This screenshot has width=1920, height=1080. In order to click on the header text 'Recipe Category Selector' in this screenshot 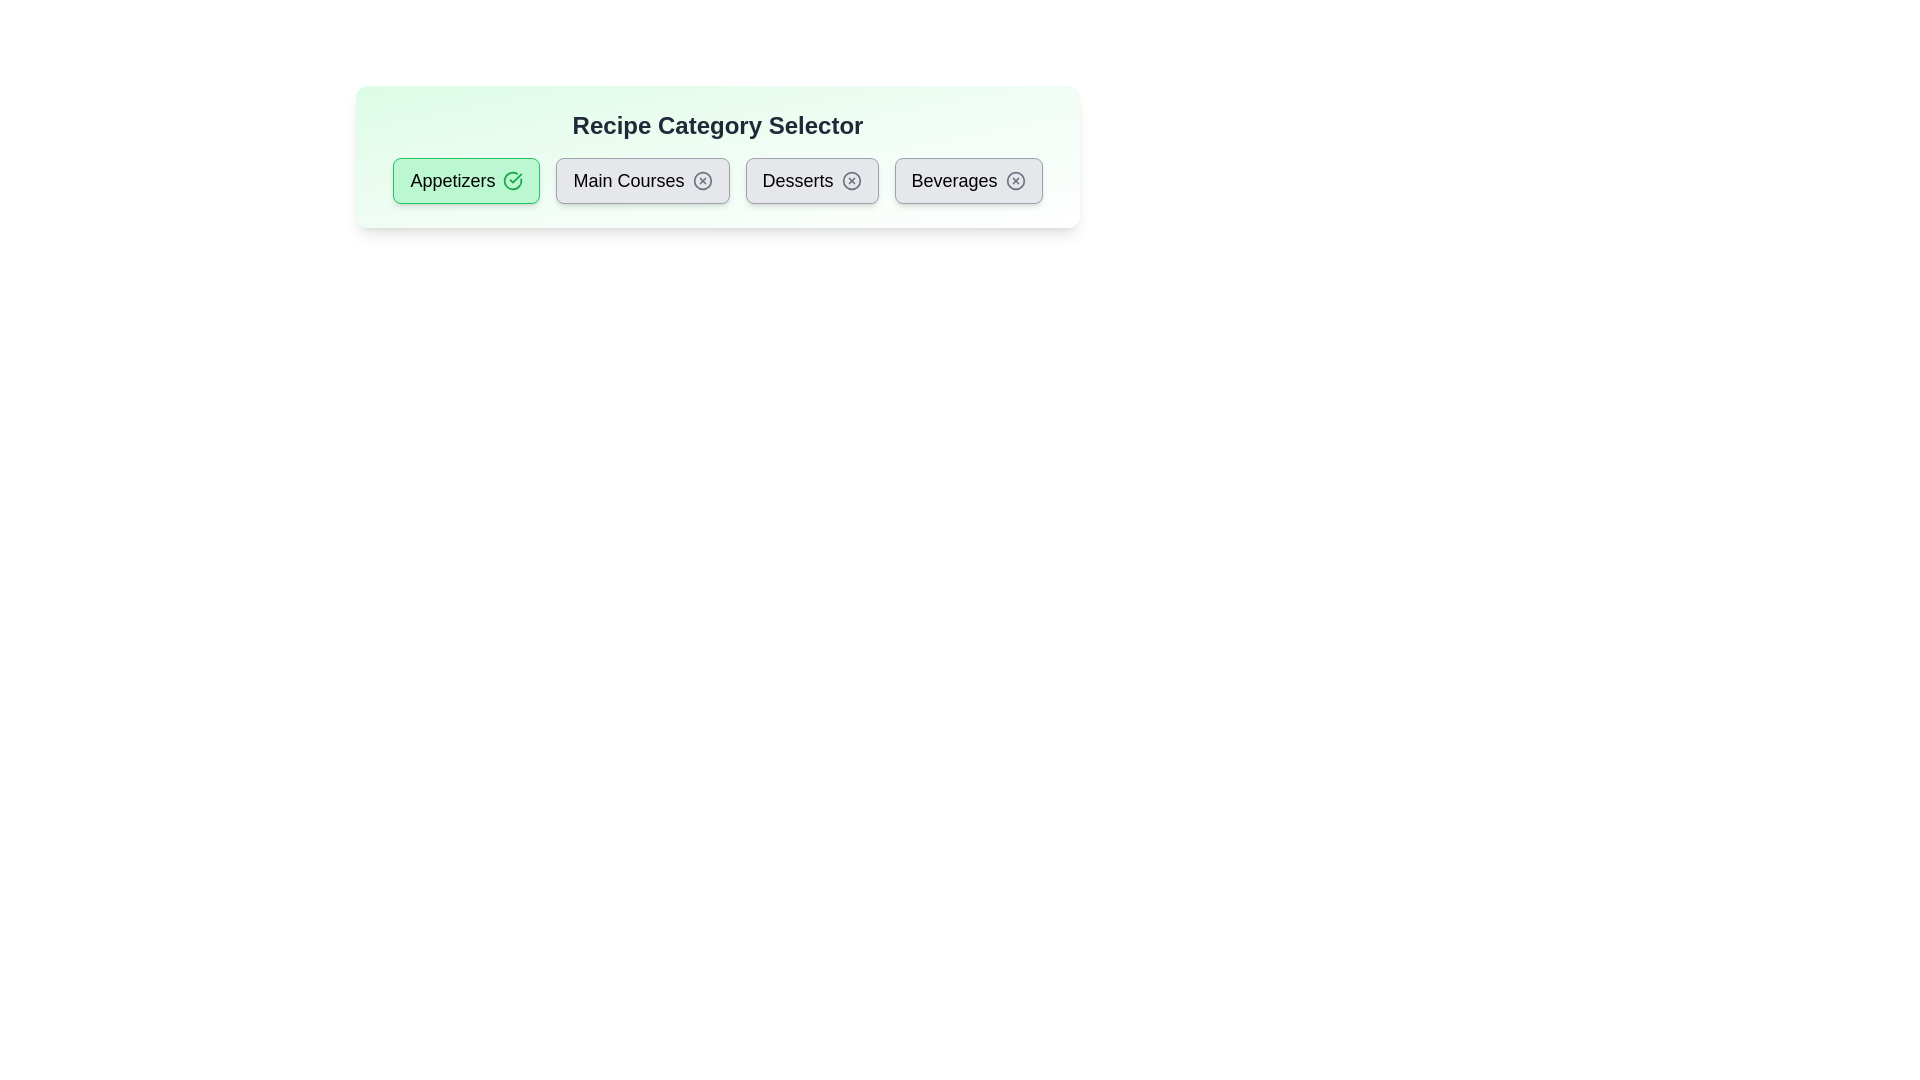, I will do `click(718, 126)`.